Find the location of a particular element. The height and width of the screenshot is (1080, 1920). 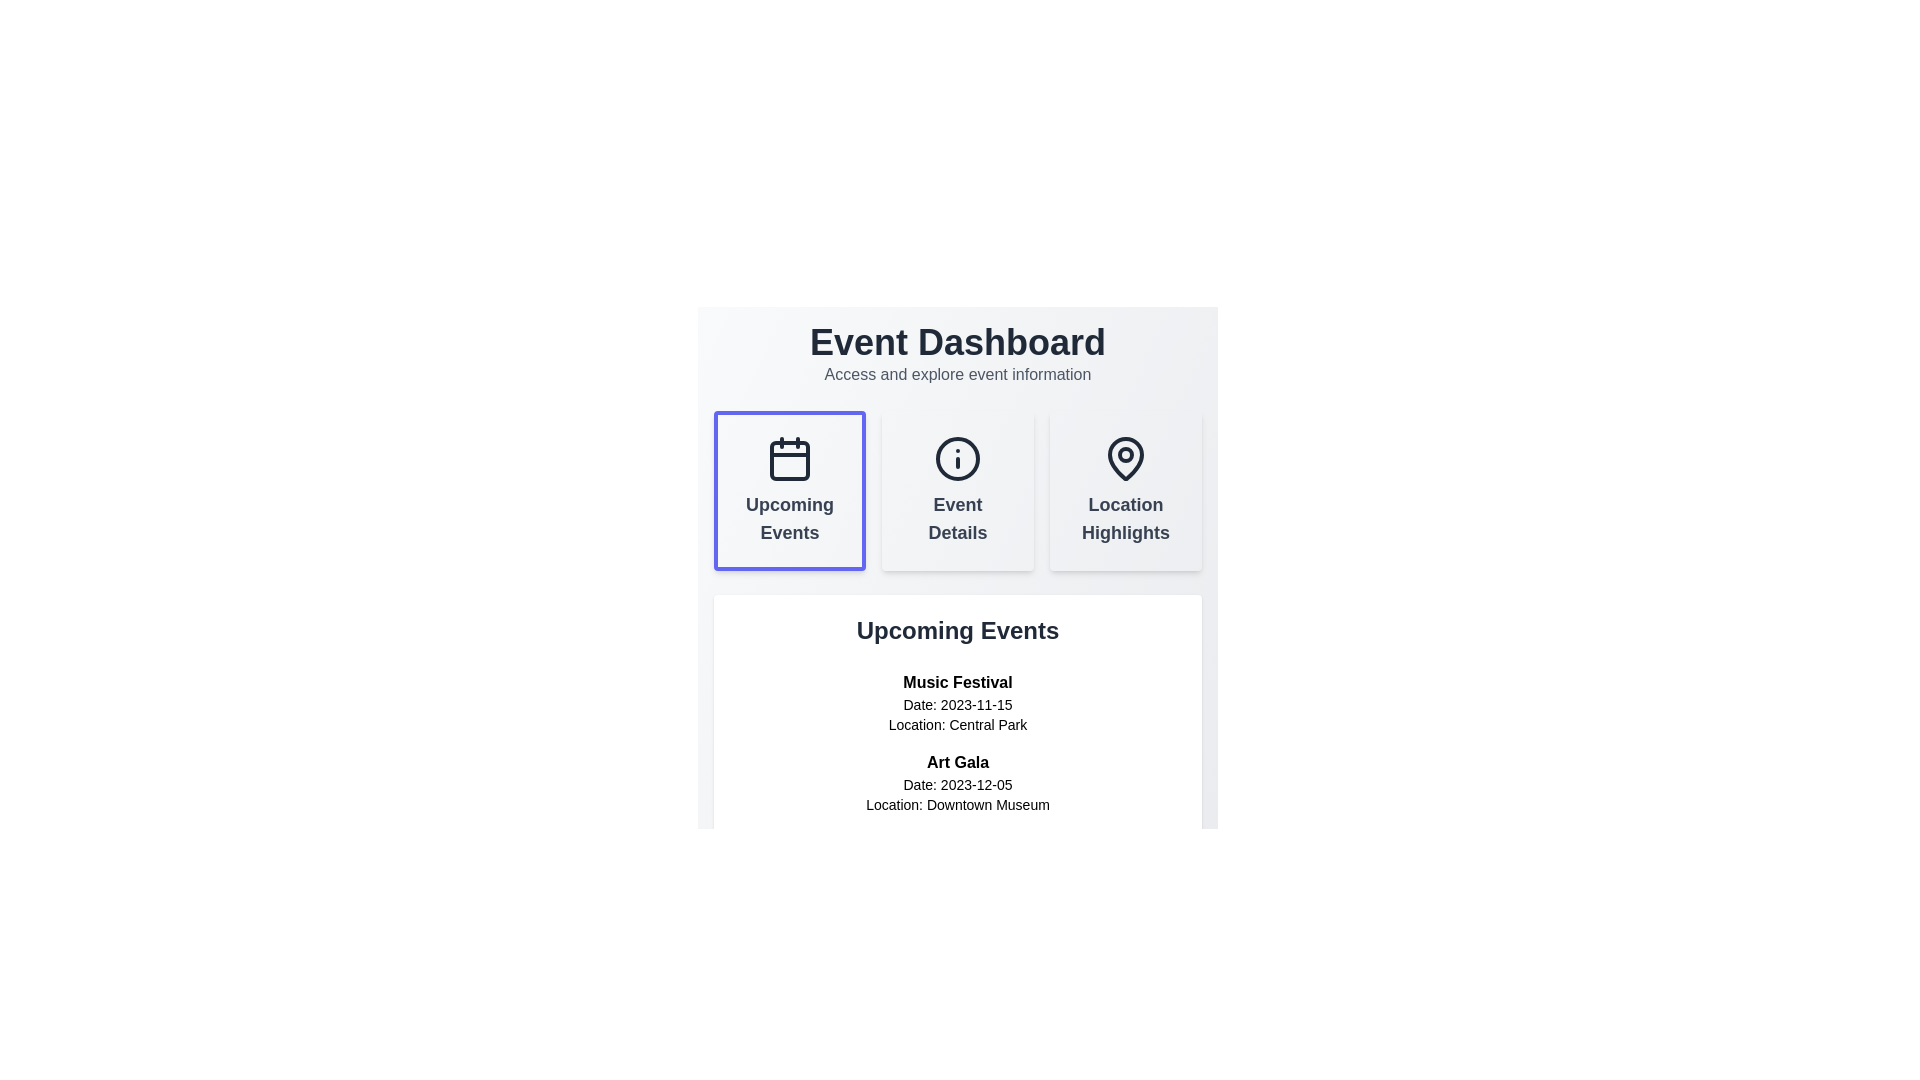

the Clickable Card element that contains a circular 'i' icon and the text 'Event Details' in bold gray color is located at coordinates (957, 490).